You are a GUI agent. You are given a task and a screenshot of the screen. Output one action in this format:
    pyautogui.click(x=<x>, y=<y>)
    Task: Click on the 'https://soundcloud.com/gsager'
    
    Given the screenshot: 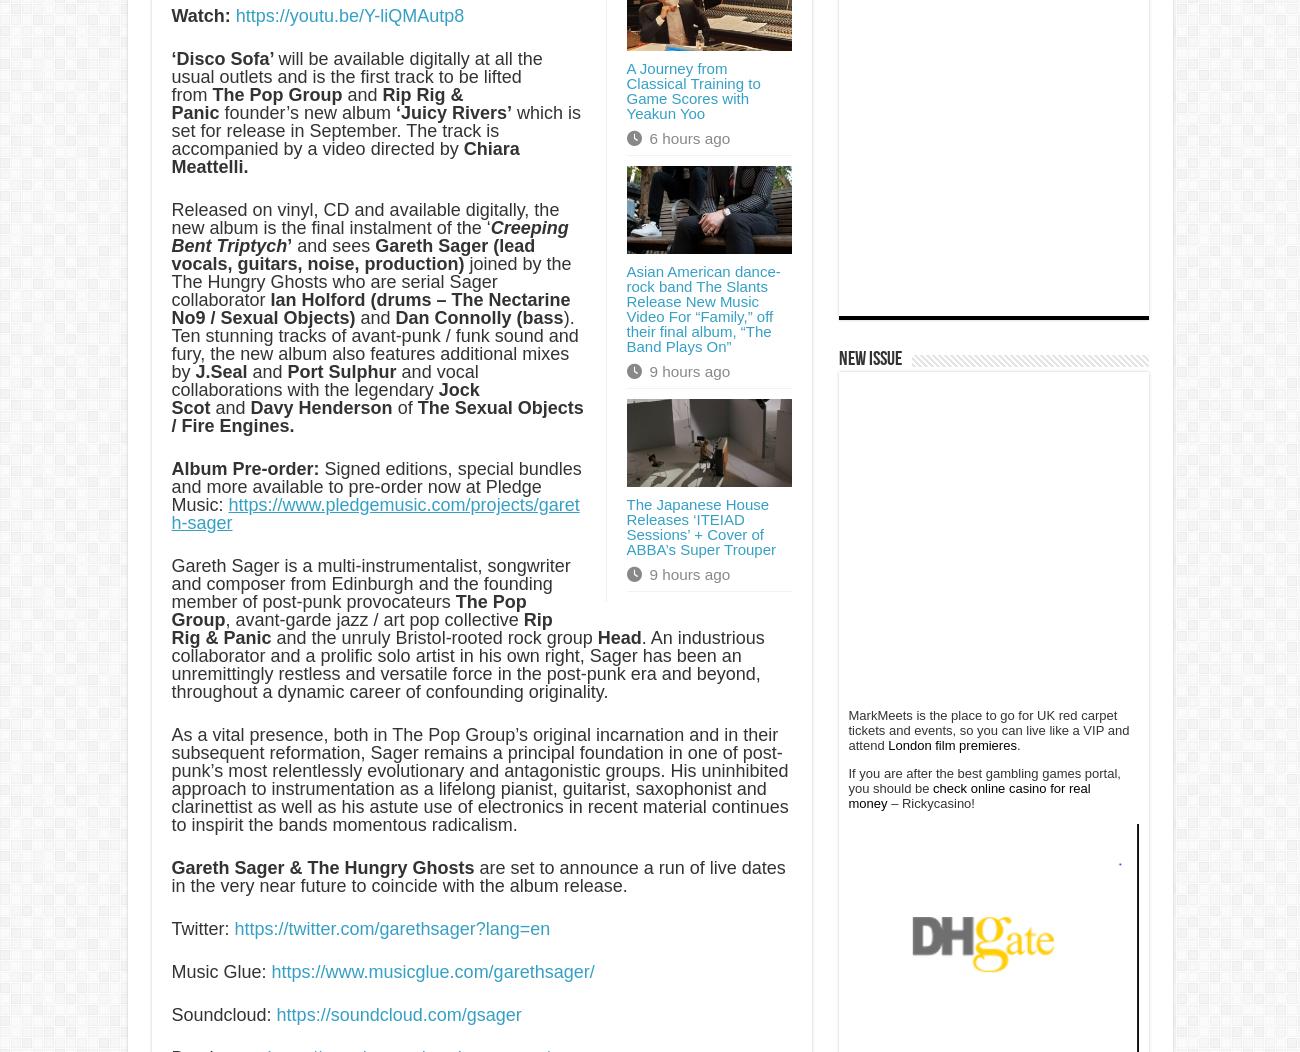 What is the action you would take?
    pyautogui.click(x=398, y=1013)
    